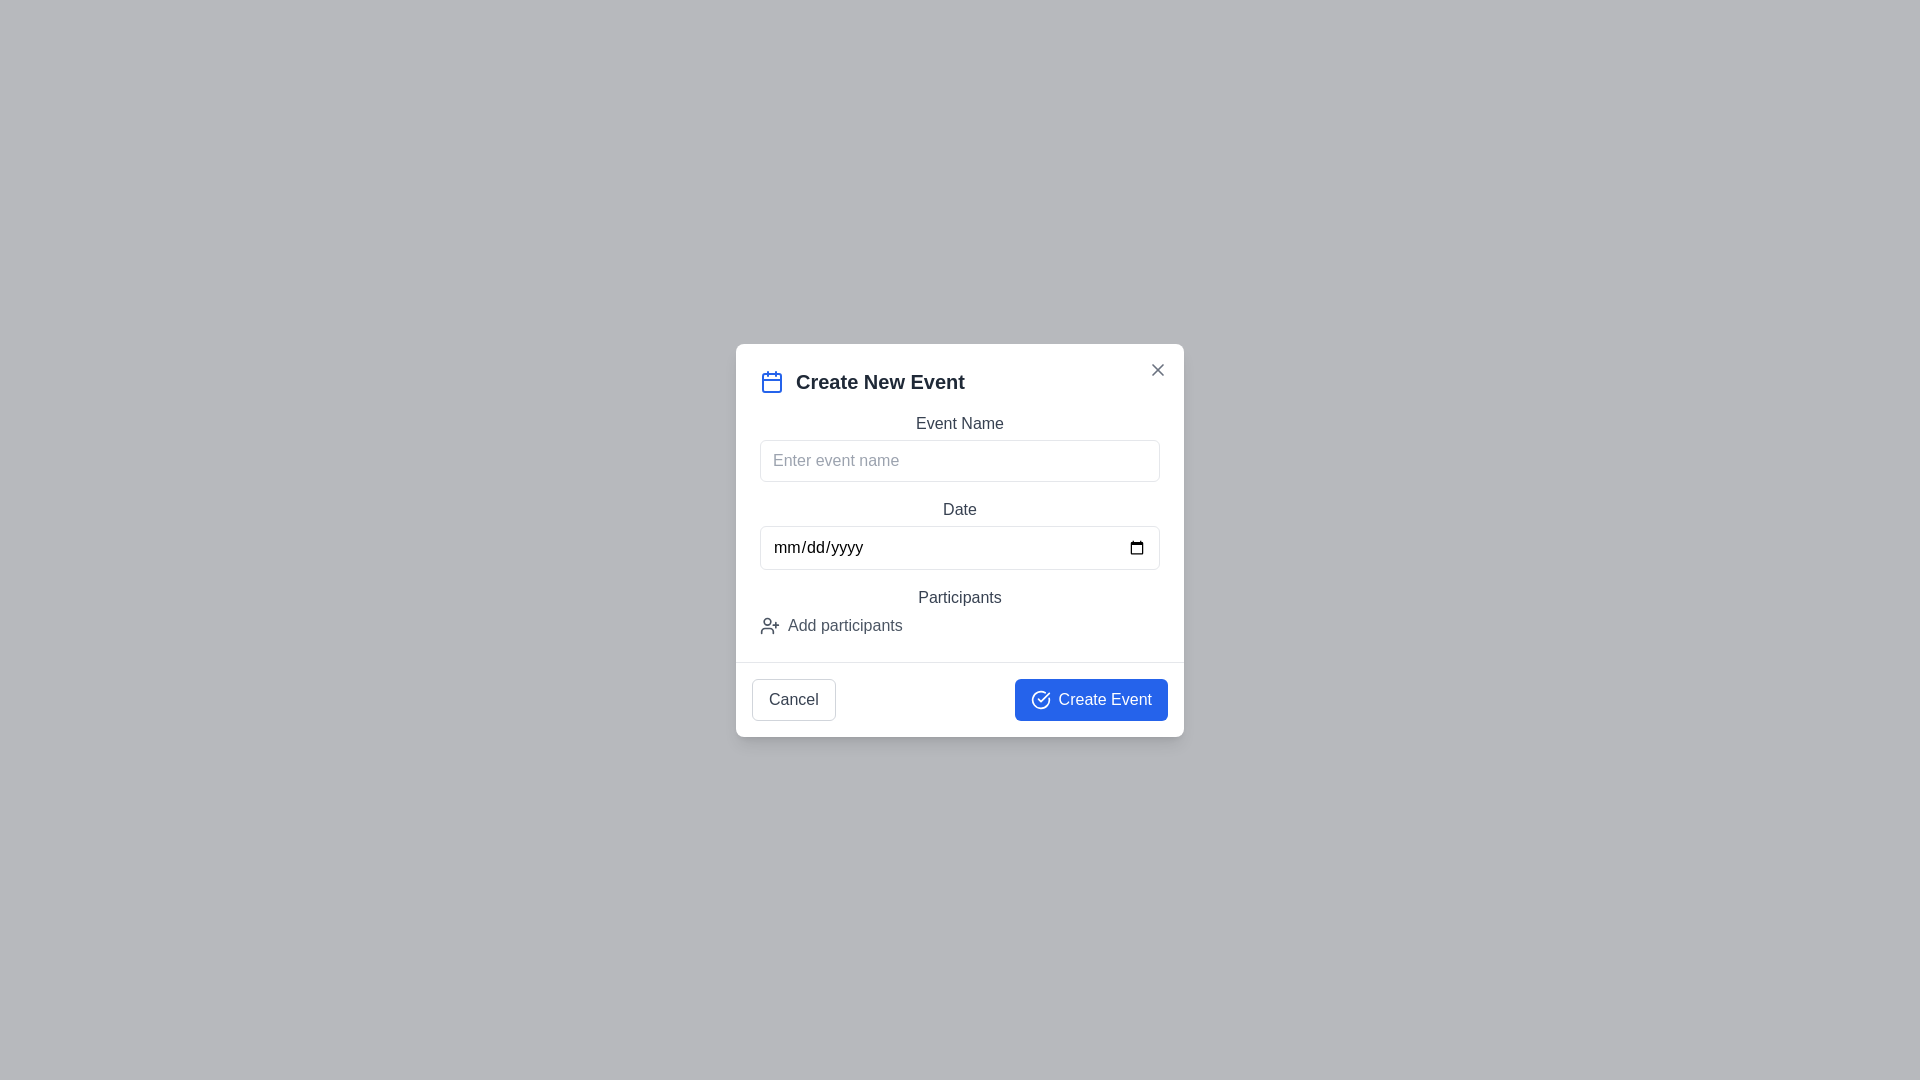  Describe the element at coordinates (960, 381) in the screenshot. I see `the 'Create New Event' label, which features a blue calendar icon on the left and bold text on the right, located at the top of the form layout` at that location.